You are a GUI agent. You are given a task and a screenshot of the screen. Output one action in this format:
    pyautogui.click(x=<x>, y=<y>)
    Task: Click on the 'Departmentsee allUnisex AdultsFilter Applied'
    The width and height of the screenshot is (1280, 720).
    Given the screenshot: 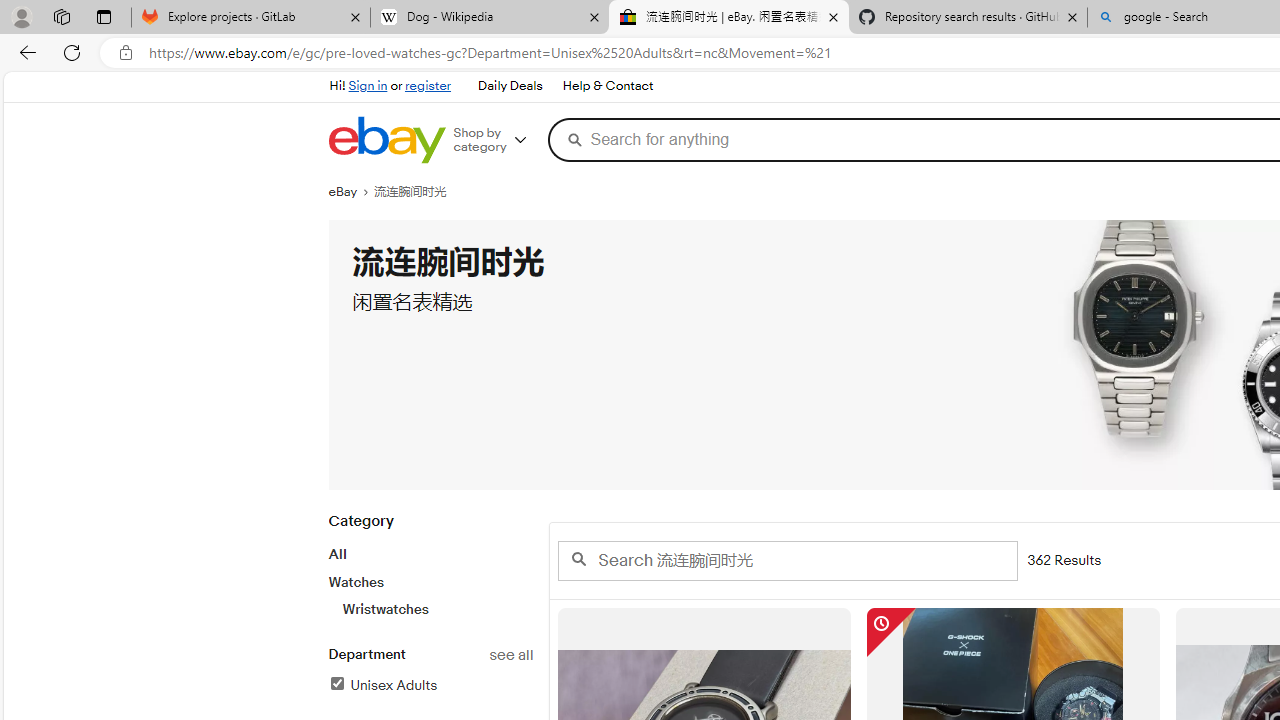 What is the action you would take?
    pyautogui.click(x=429, y=680)
    